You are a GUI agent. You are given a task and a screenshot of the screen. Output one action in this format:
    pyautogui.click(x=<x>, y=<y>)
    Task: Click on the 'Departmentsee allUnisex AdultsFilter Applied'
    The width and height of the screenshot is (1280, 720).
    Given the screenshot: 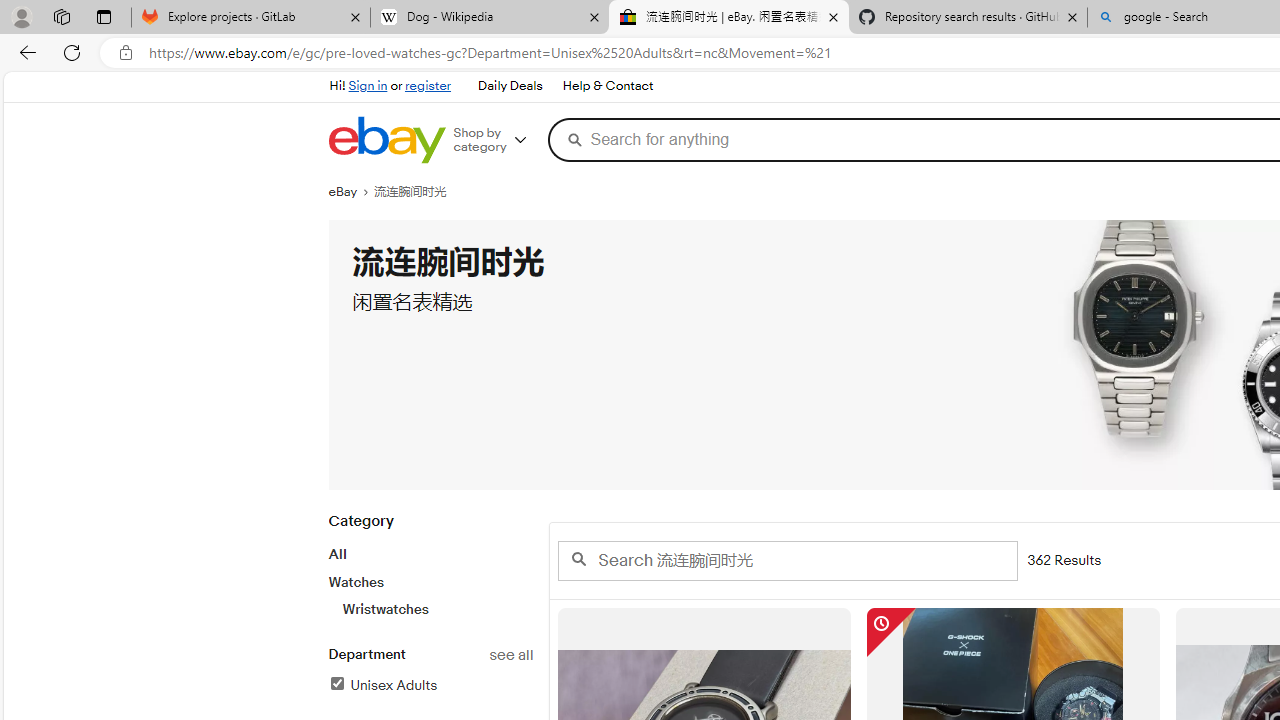 What is the action you would take?
    pyautogui.click(x=429, y=680)
    